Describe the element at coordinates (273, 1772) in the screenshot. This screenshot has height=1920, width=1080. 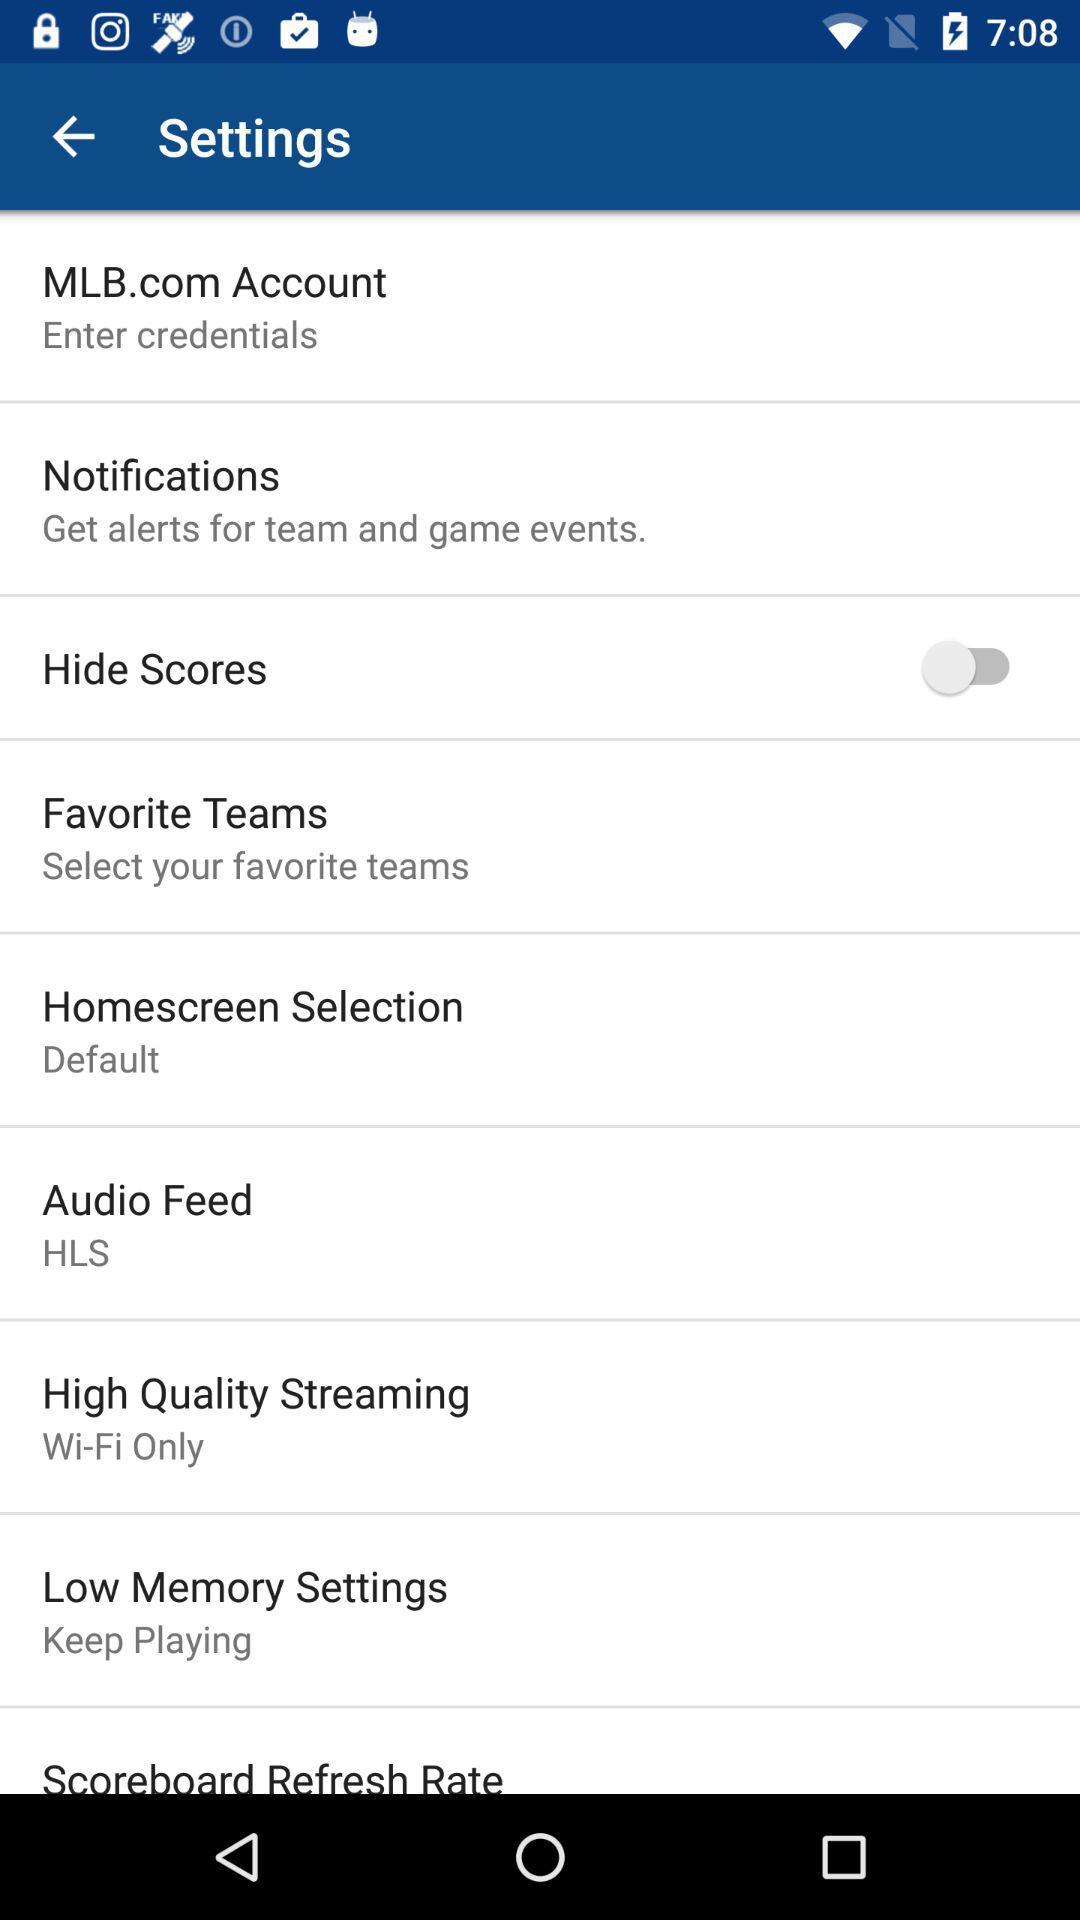
I see `the scoreboard refresh rate item` at that location.